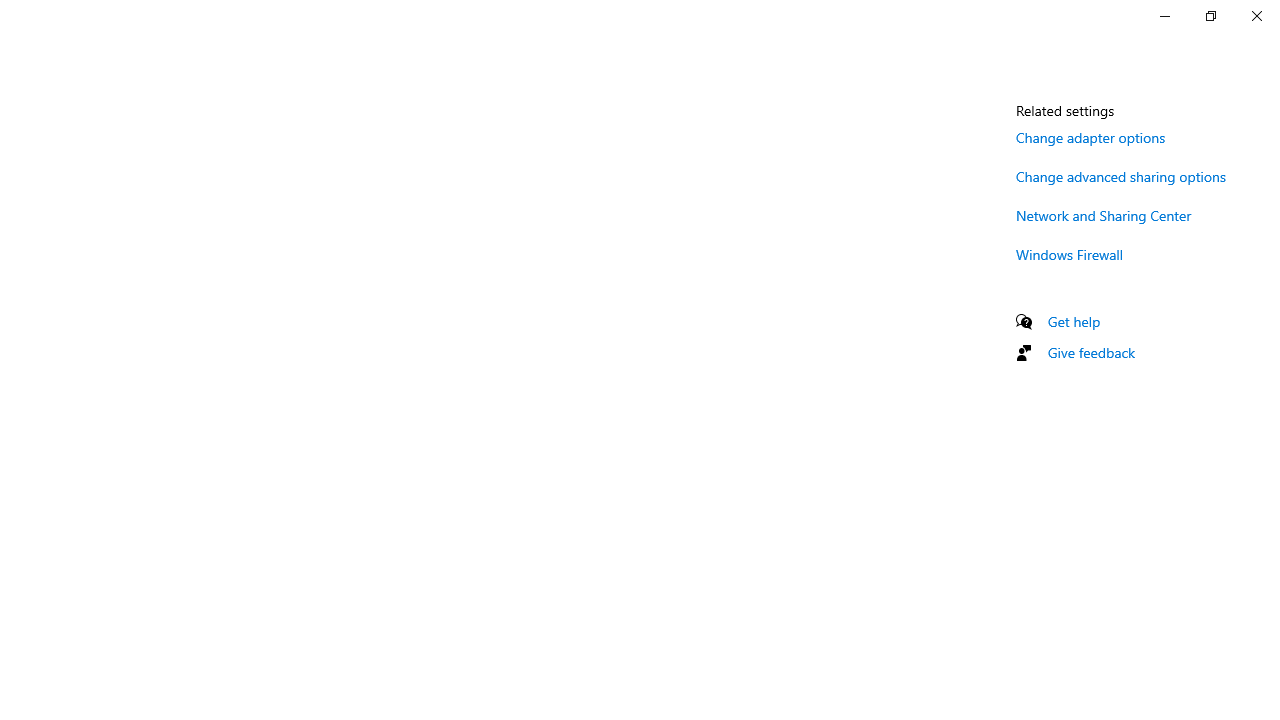 Image resolution: width=1280 pixels, height=720 pixels. Describe the element at coordinates (1164, 15) in the screenshot. I see `'Minimize Settings'` at that location.